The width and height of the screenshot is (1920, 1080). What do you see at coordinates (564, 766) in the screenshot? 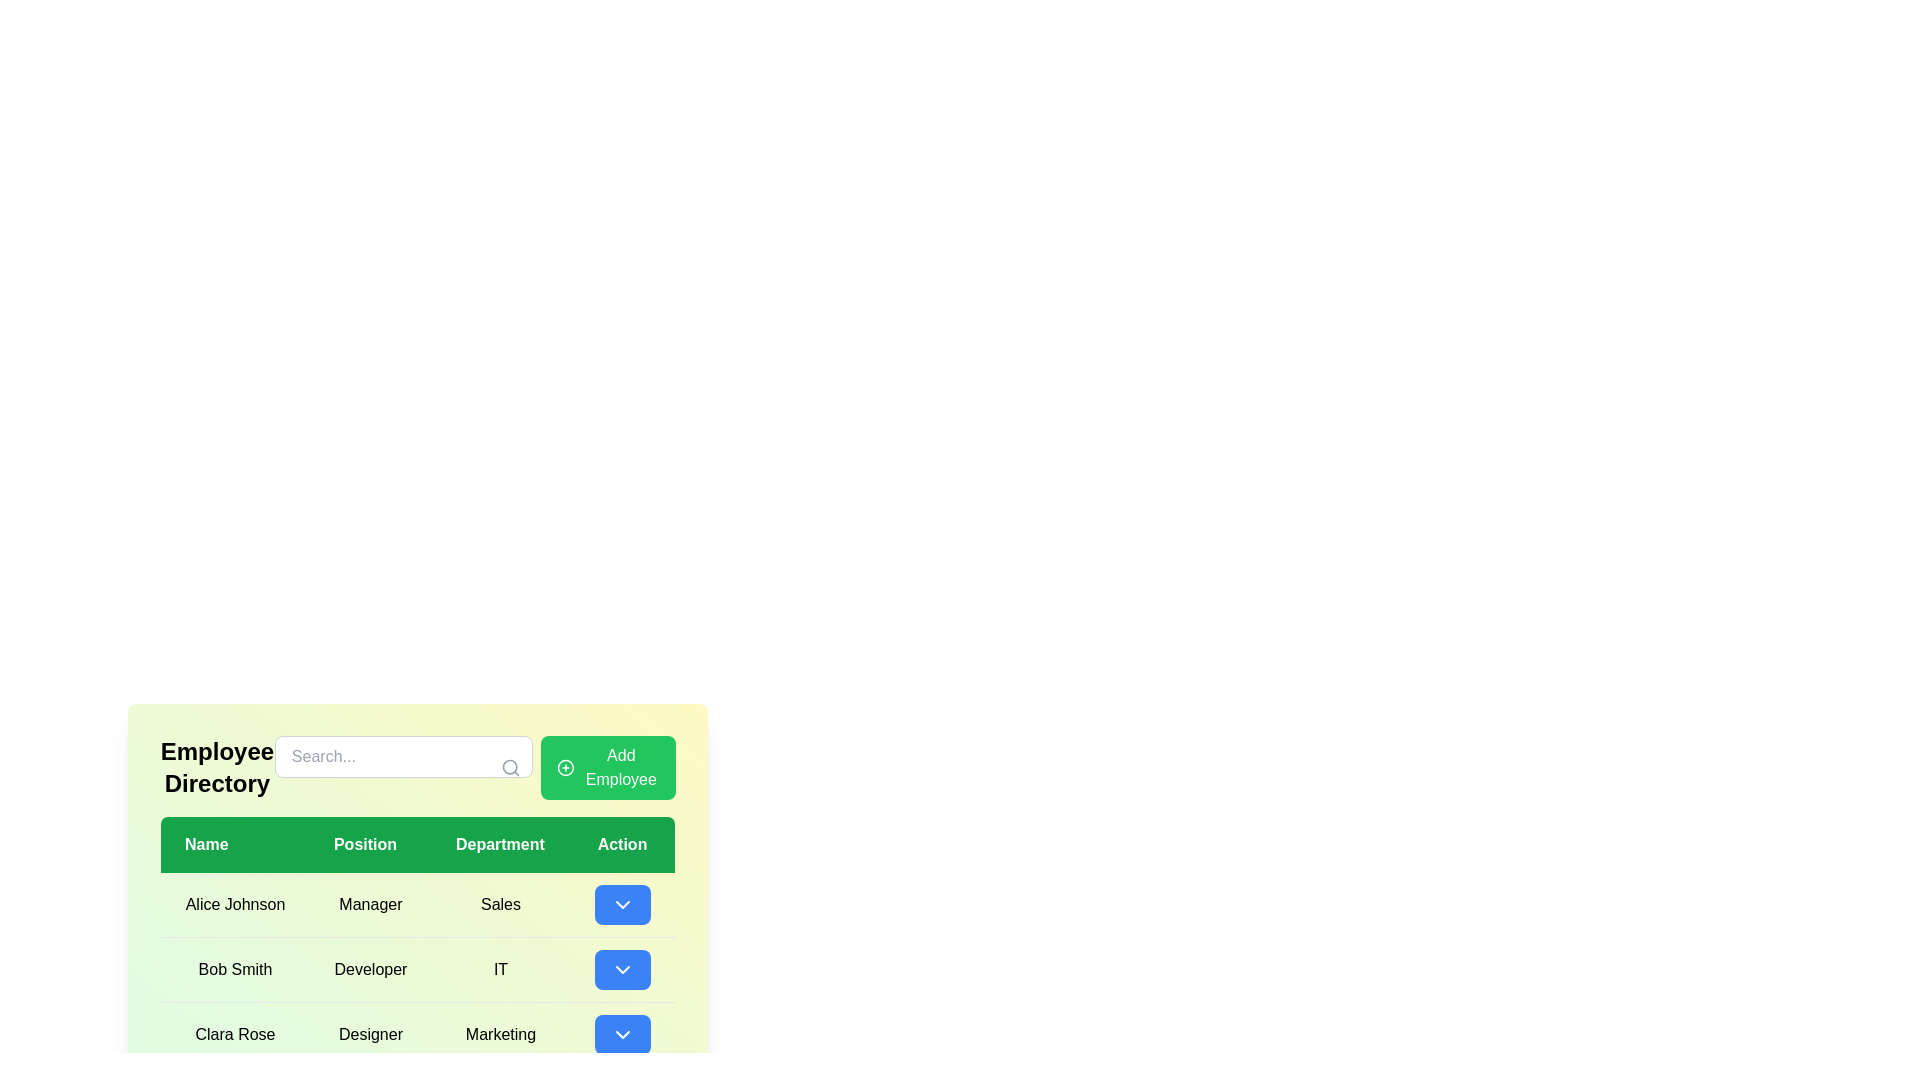
I see `the 'Add Employee' button which contains a circular plus icon with a green background and white outline, located in the upper right of the employee directory interface` at bounding box center [564, 766].